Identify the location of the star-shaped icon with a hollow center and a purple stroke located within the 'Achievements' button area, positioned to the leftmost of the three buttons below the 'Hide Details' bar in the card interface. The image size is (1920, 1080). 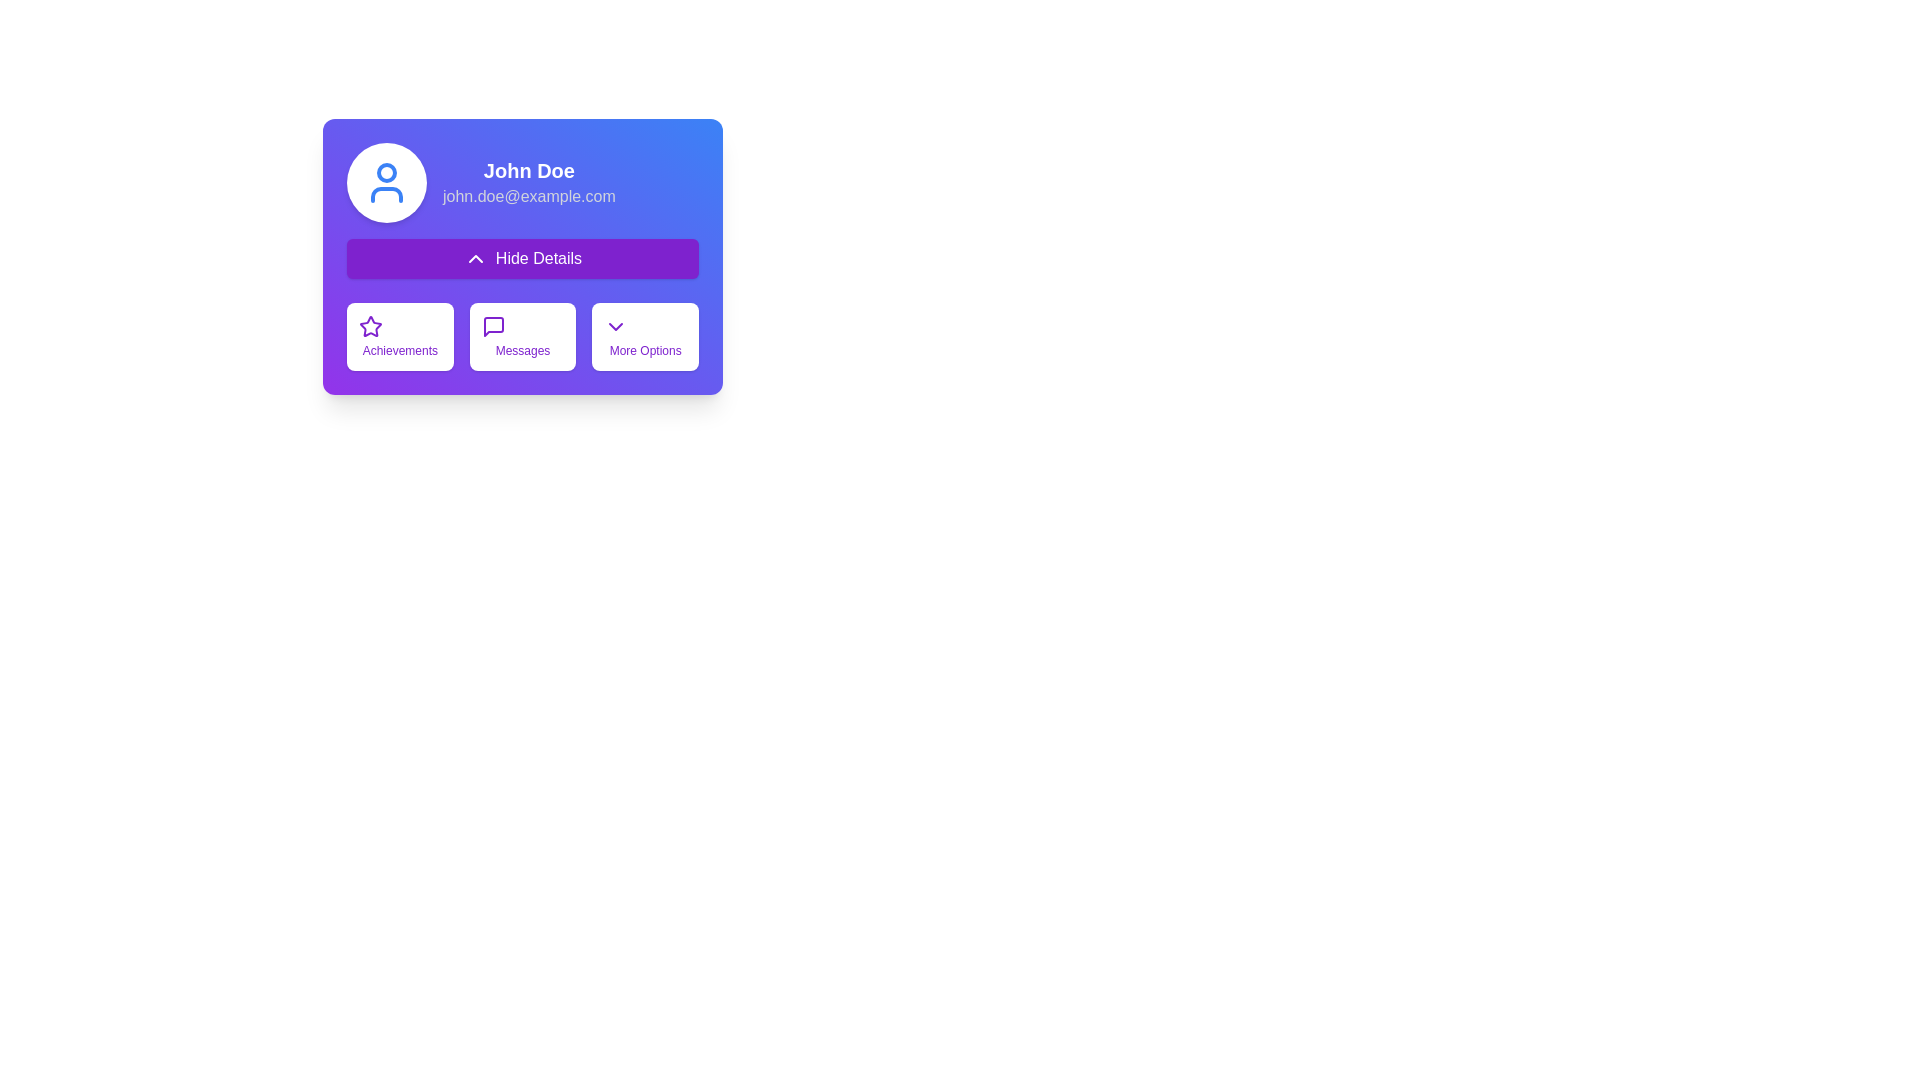
(370, 325).